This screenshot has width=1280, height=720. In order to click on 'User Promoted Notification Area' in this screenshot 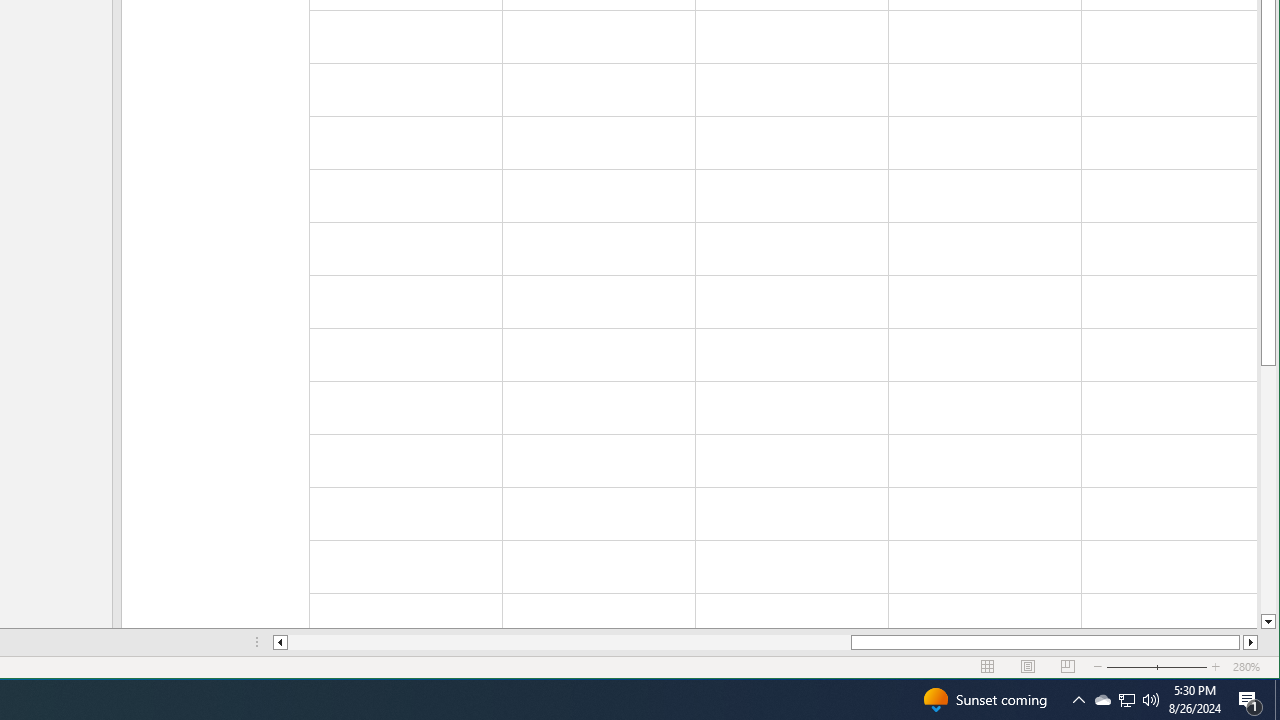, I will do `click(1127, 698)`.